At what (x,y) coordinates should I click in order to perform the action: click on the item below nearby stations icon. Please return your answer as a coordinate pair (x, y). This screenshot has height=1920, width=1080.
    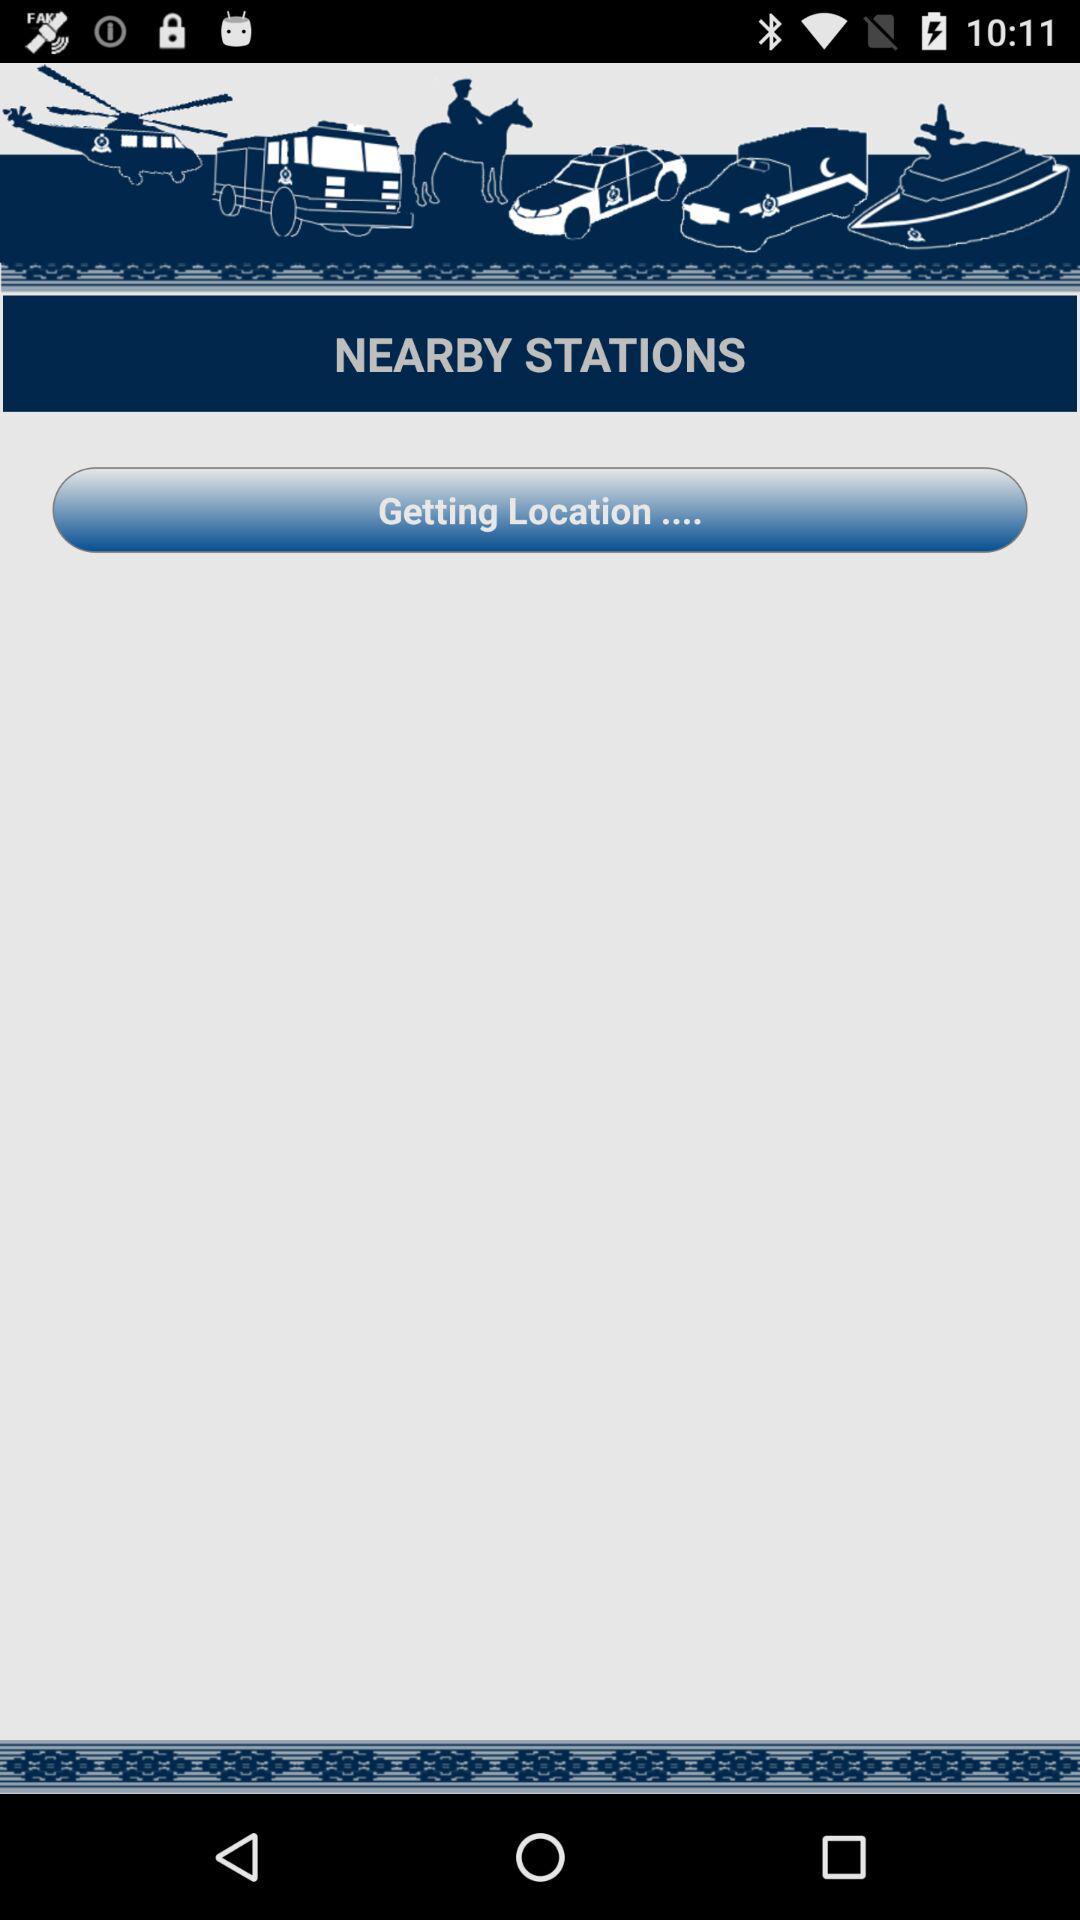
    Looking at the image, I should click on (540, 509).